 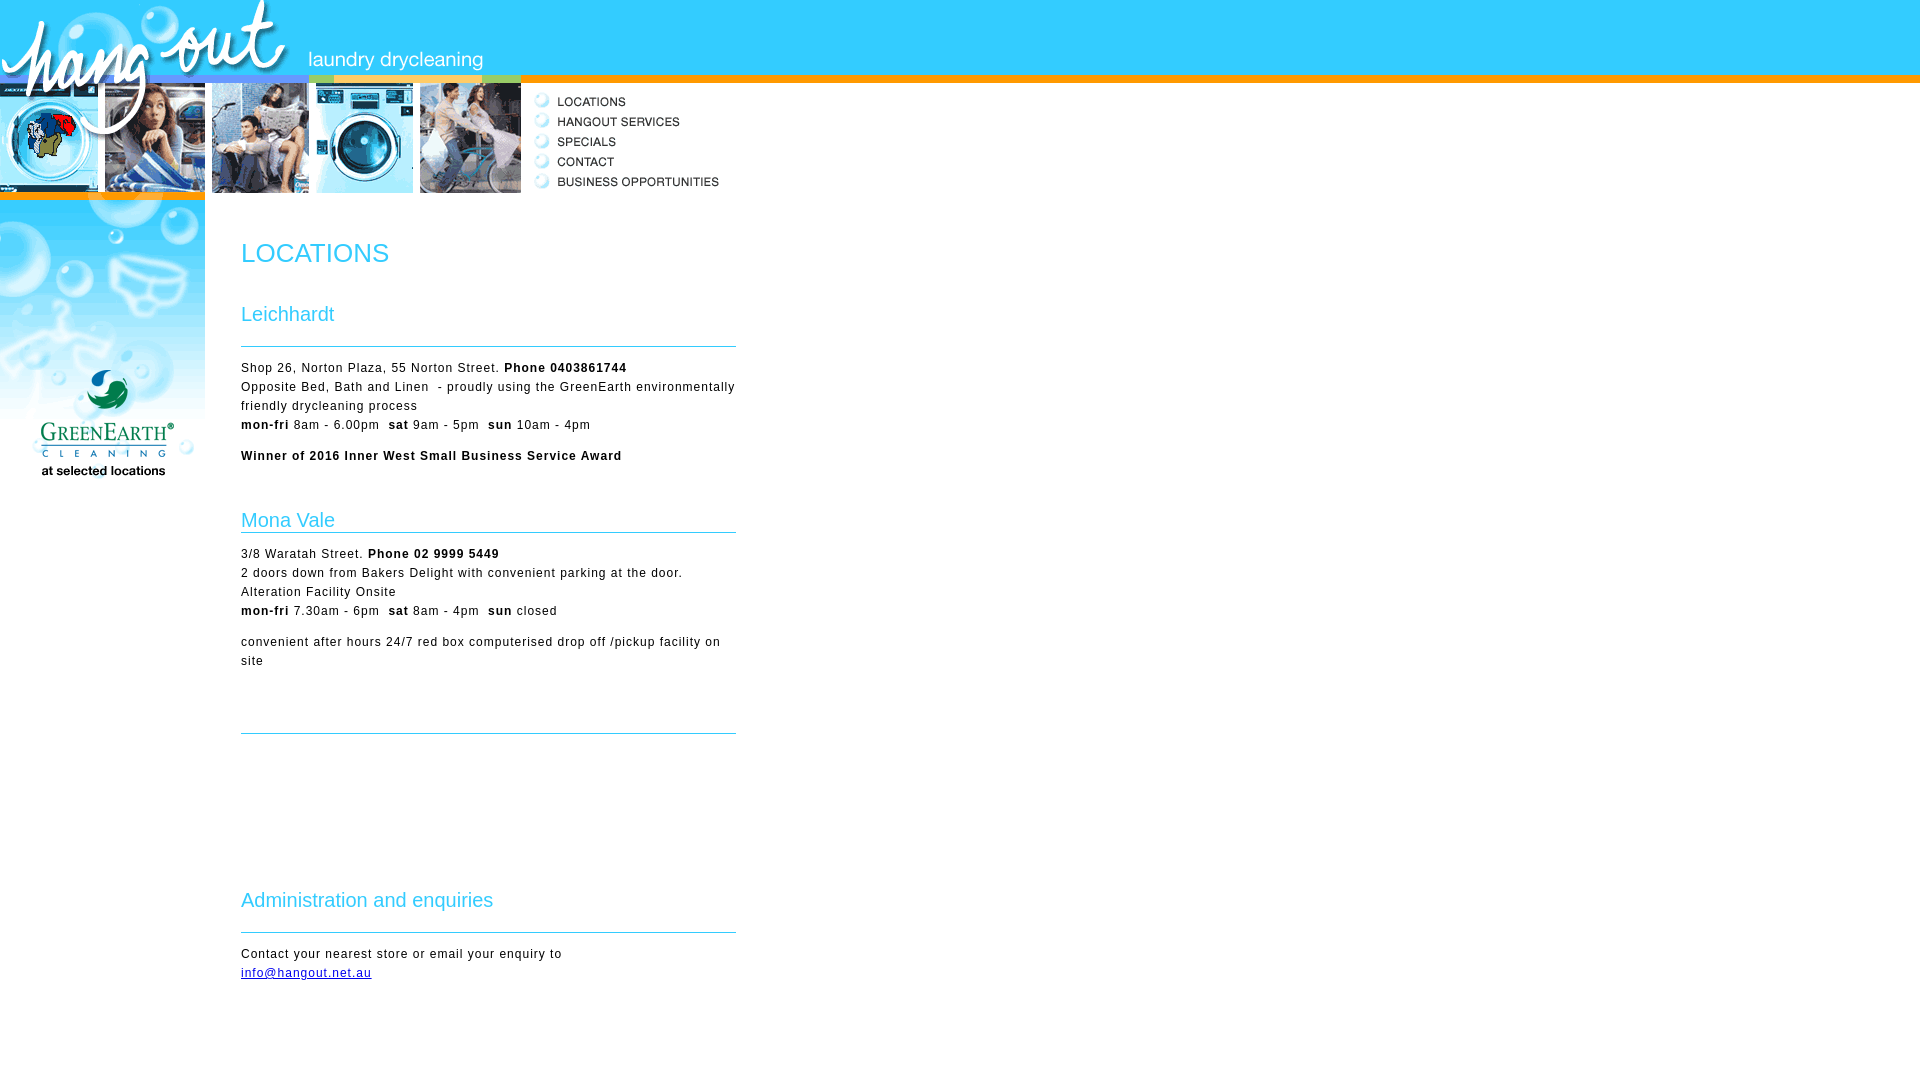 I want to click on 'info@hangout.net.au', so click(x=305, y=971).